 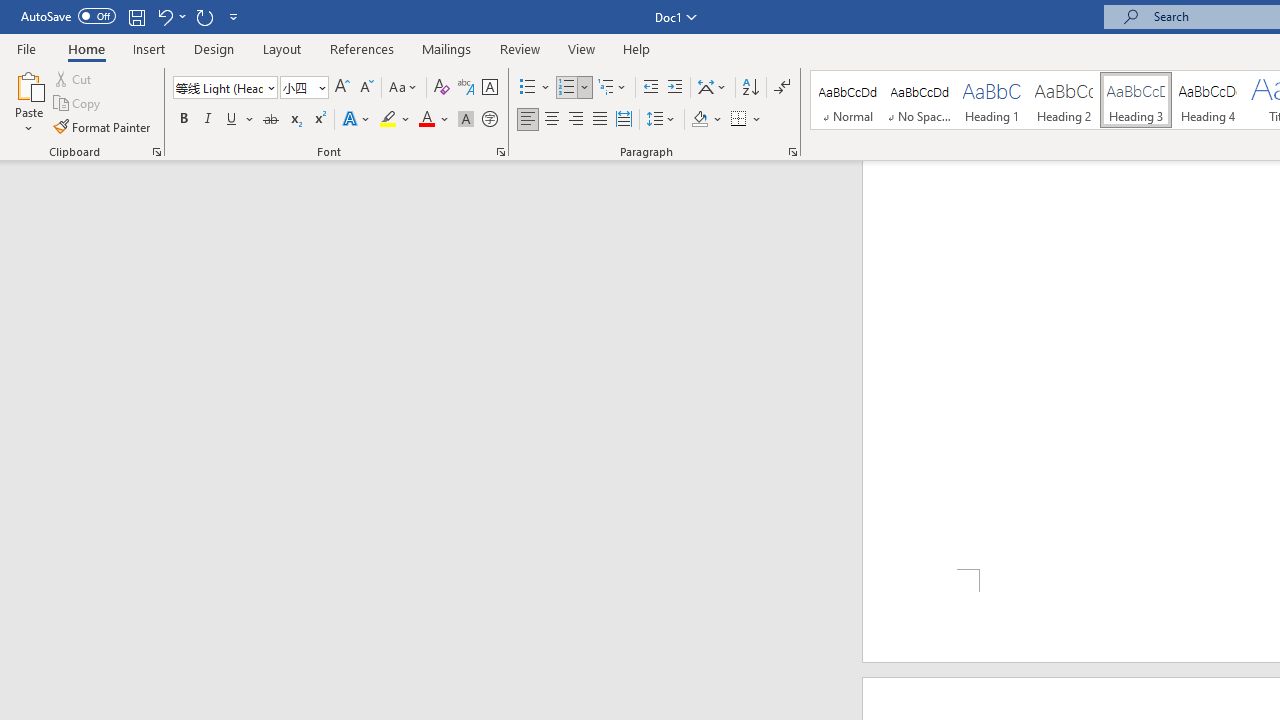 What do you see at coordinates (1207, 100) in the screenshot?
I see `'Heading 4'` at bounding box center [1207, 100].